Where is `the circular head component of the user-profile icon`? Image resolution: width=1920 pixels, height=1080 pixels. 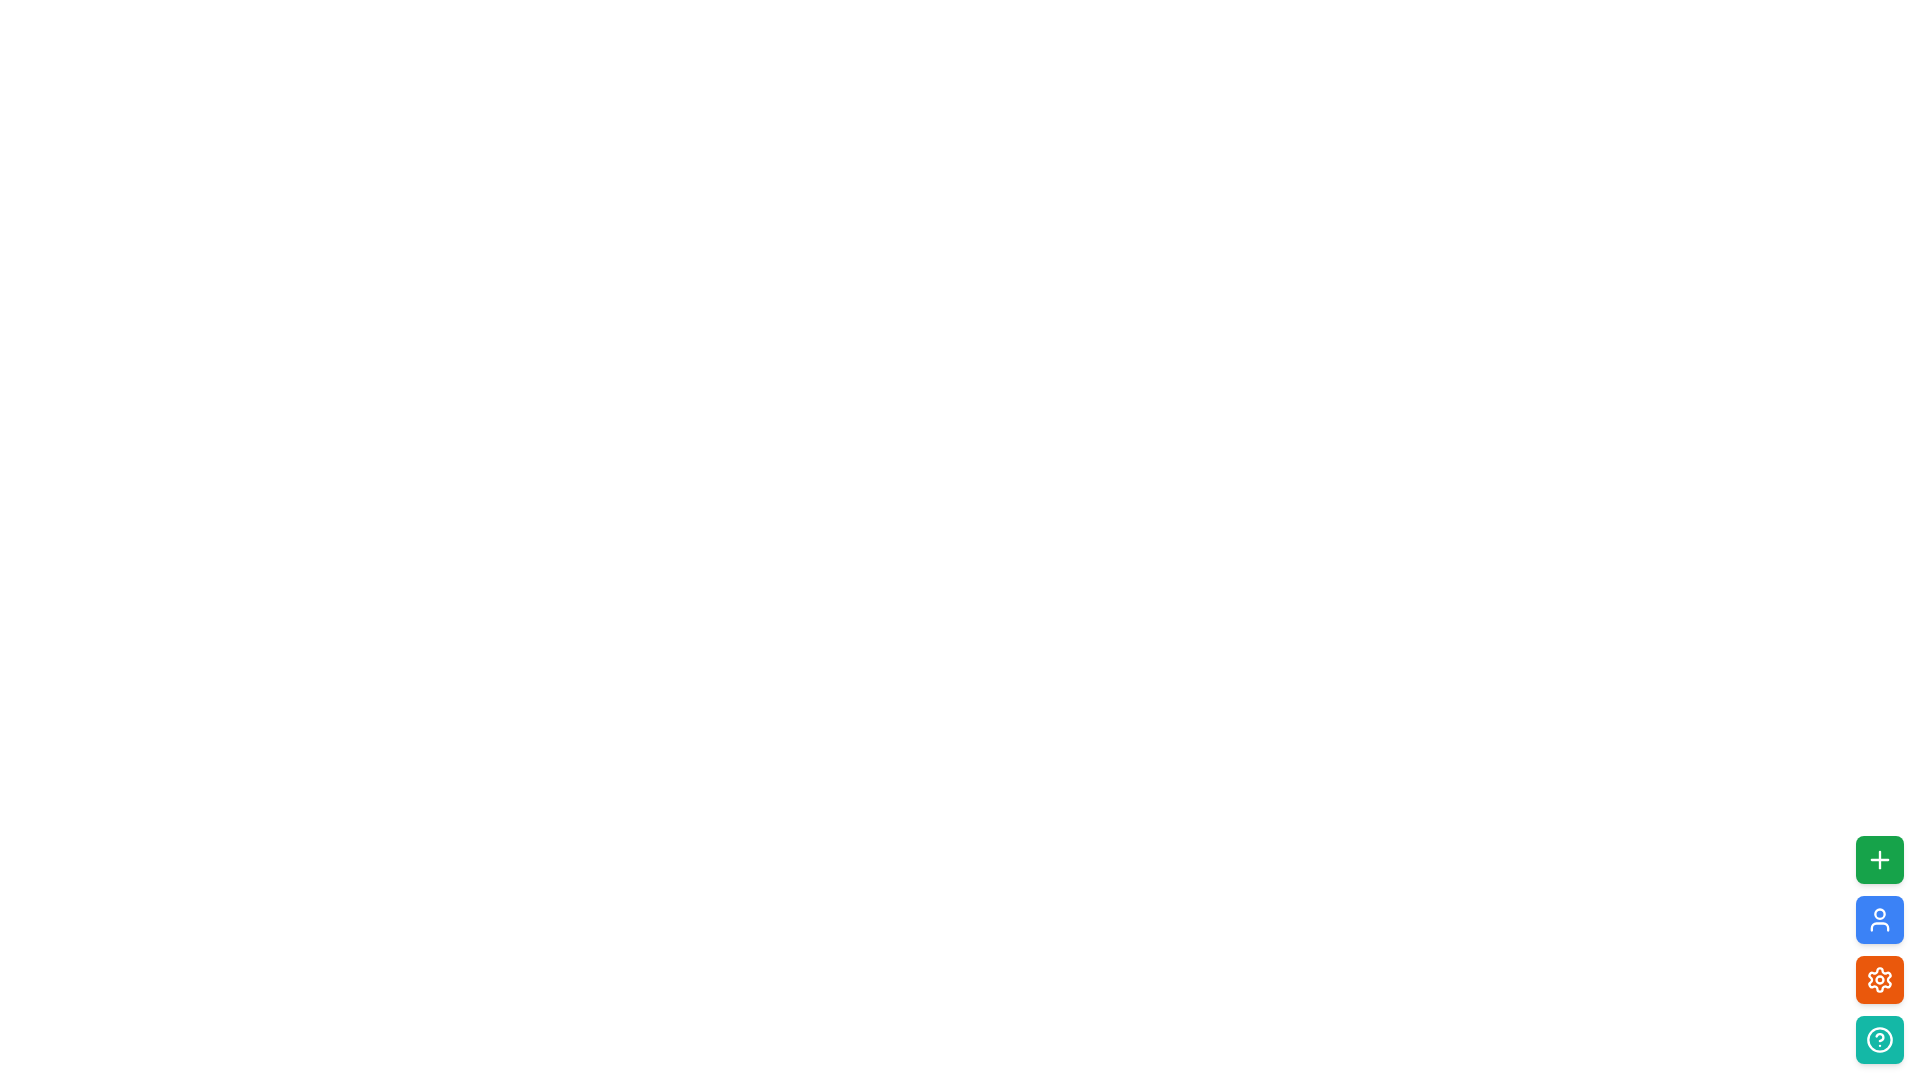
the circular head component of the user-profile icon is located at coordinates (1879, 914).